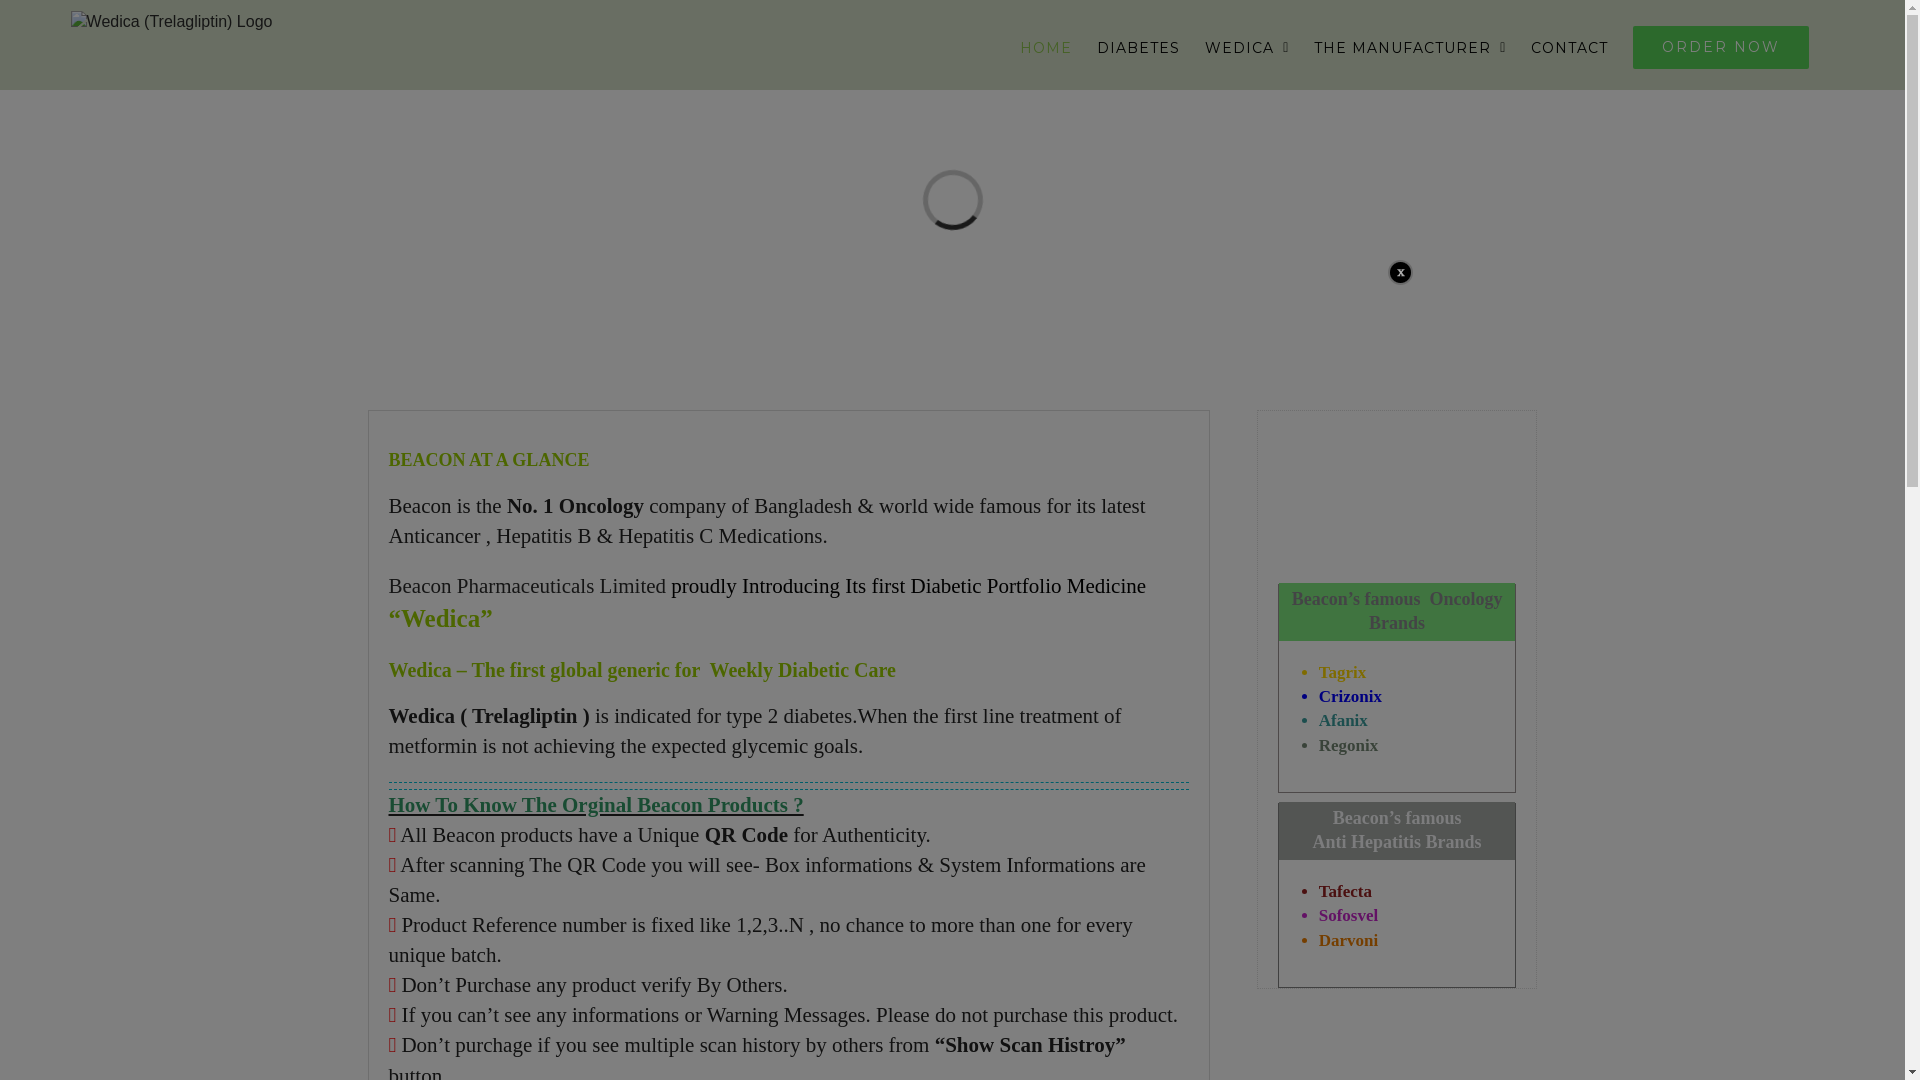 The image size is (1920, 1080). Describe the element at coordinates (1343, 672) in the screenshot. I see `'Tagrix'` at that location.